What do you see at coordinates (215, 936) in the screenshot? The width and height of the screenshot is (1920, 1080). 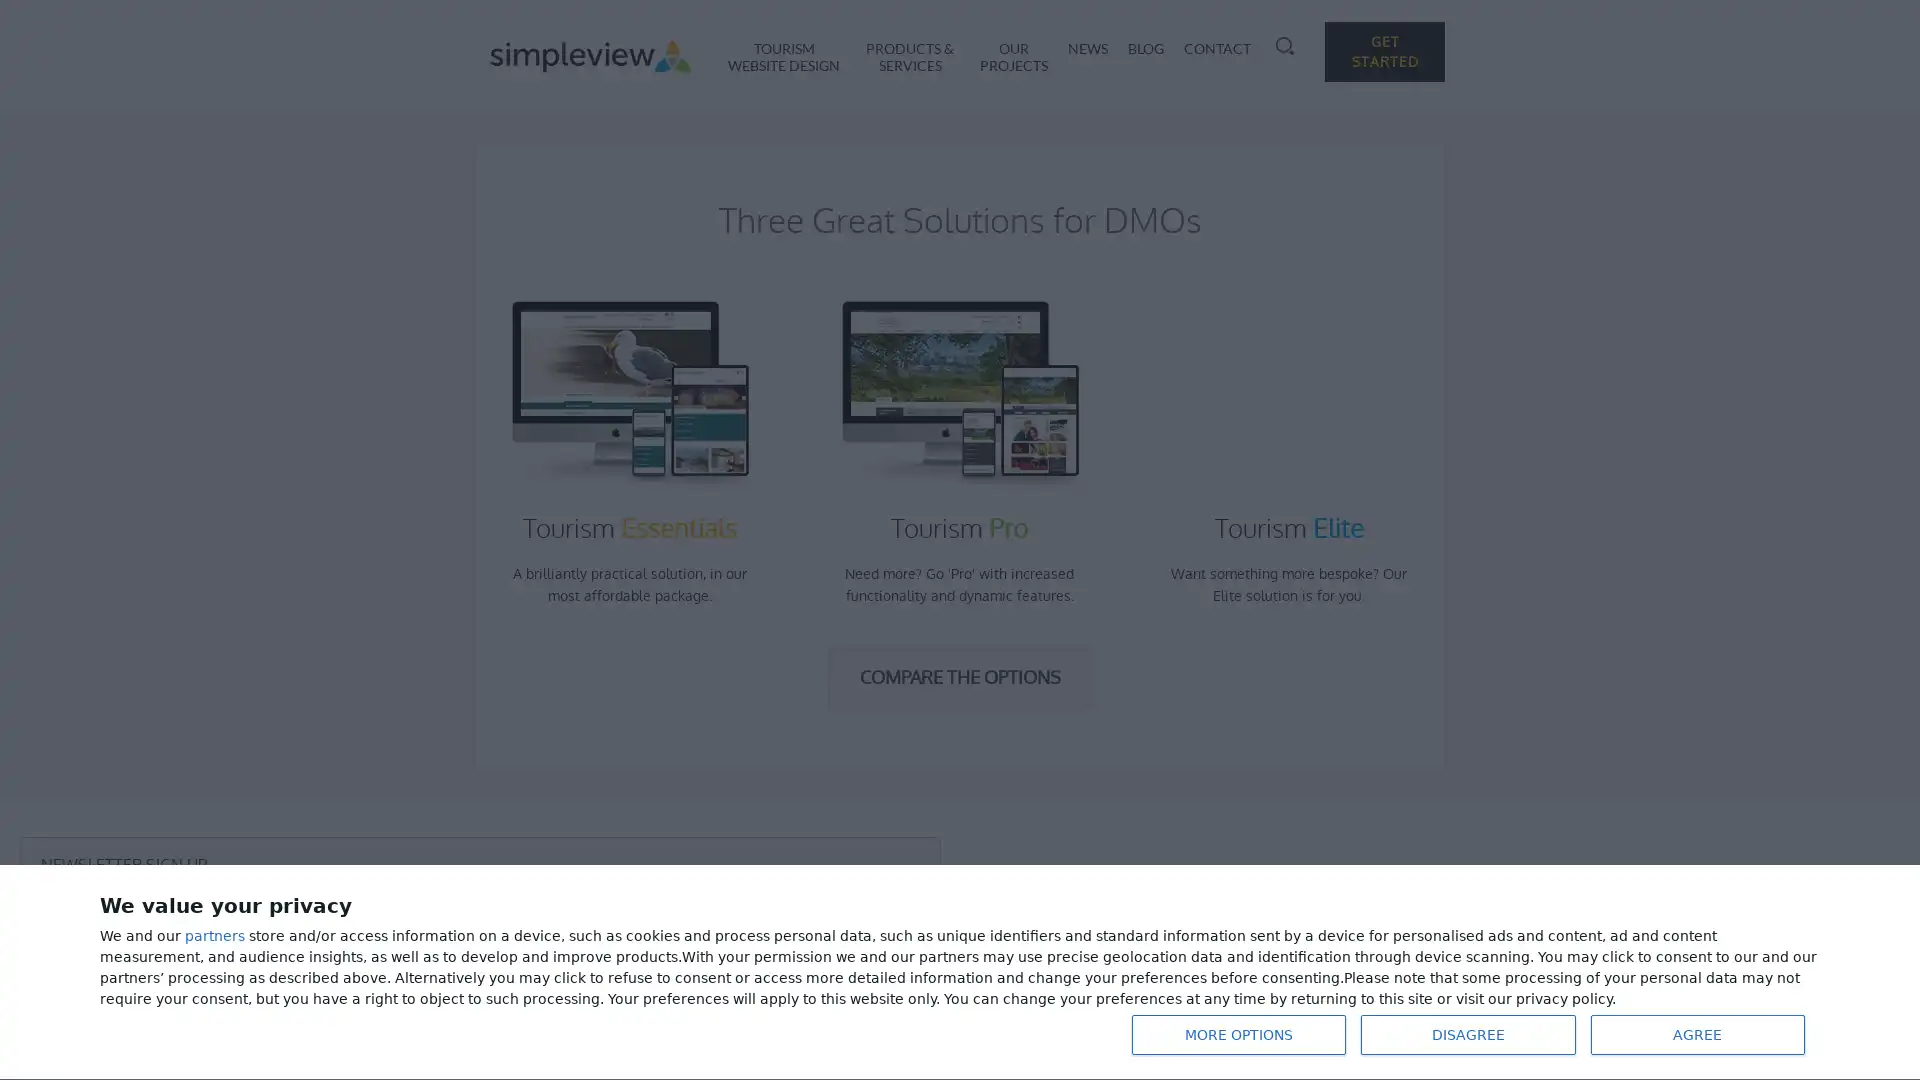 I see `partners` at bounding box center [215, 936].